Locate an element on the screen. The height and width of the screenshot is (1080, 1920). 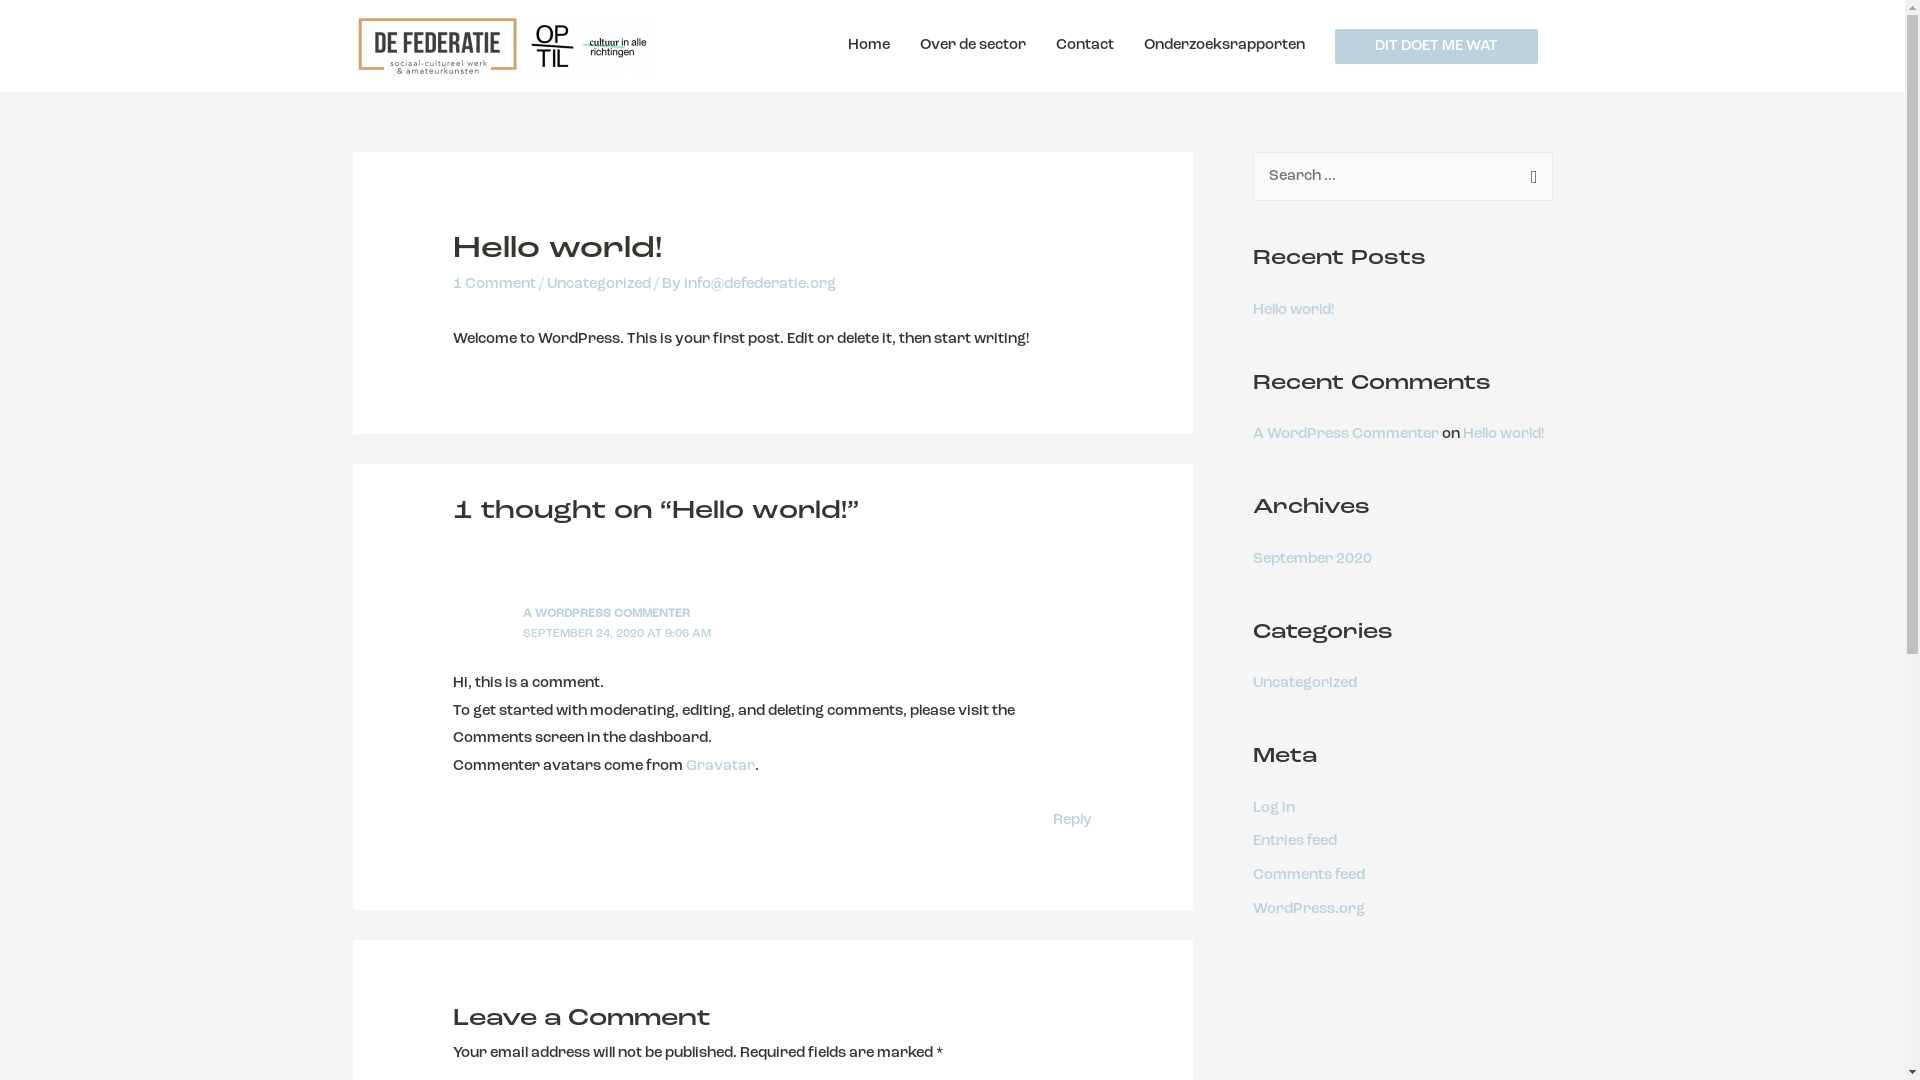
'Gravatar' is located at coordinates (720, 765).